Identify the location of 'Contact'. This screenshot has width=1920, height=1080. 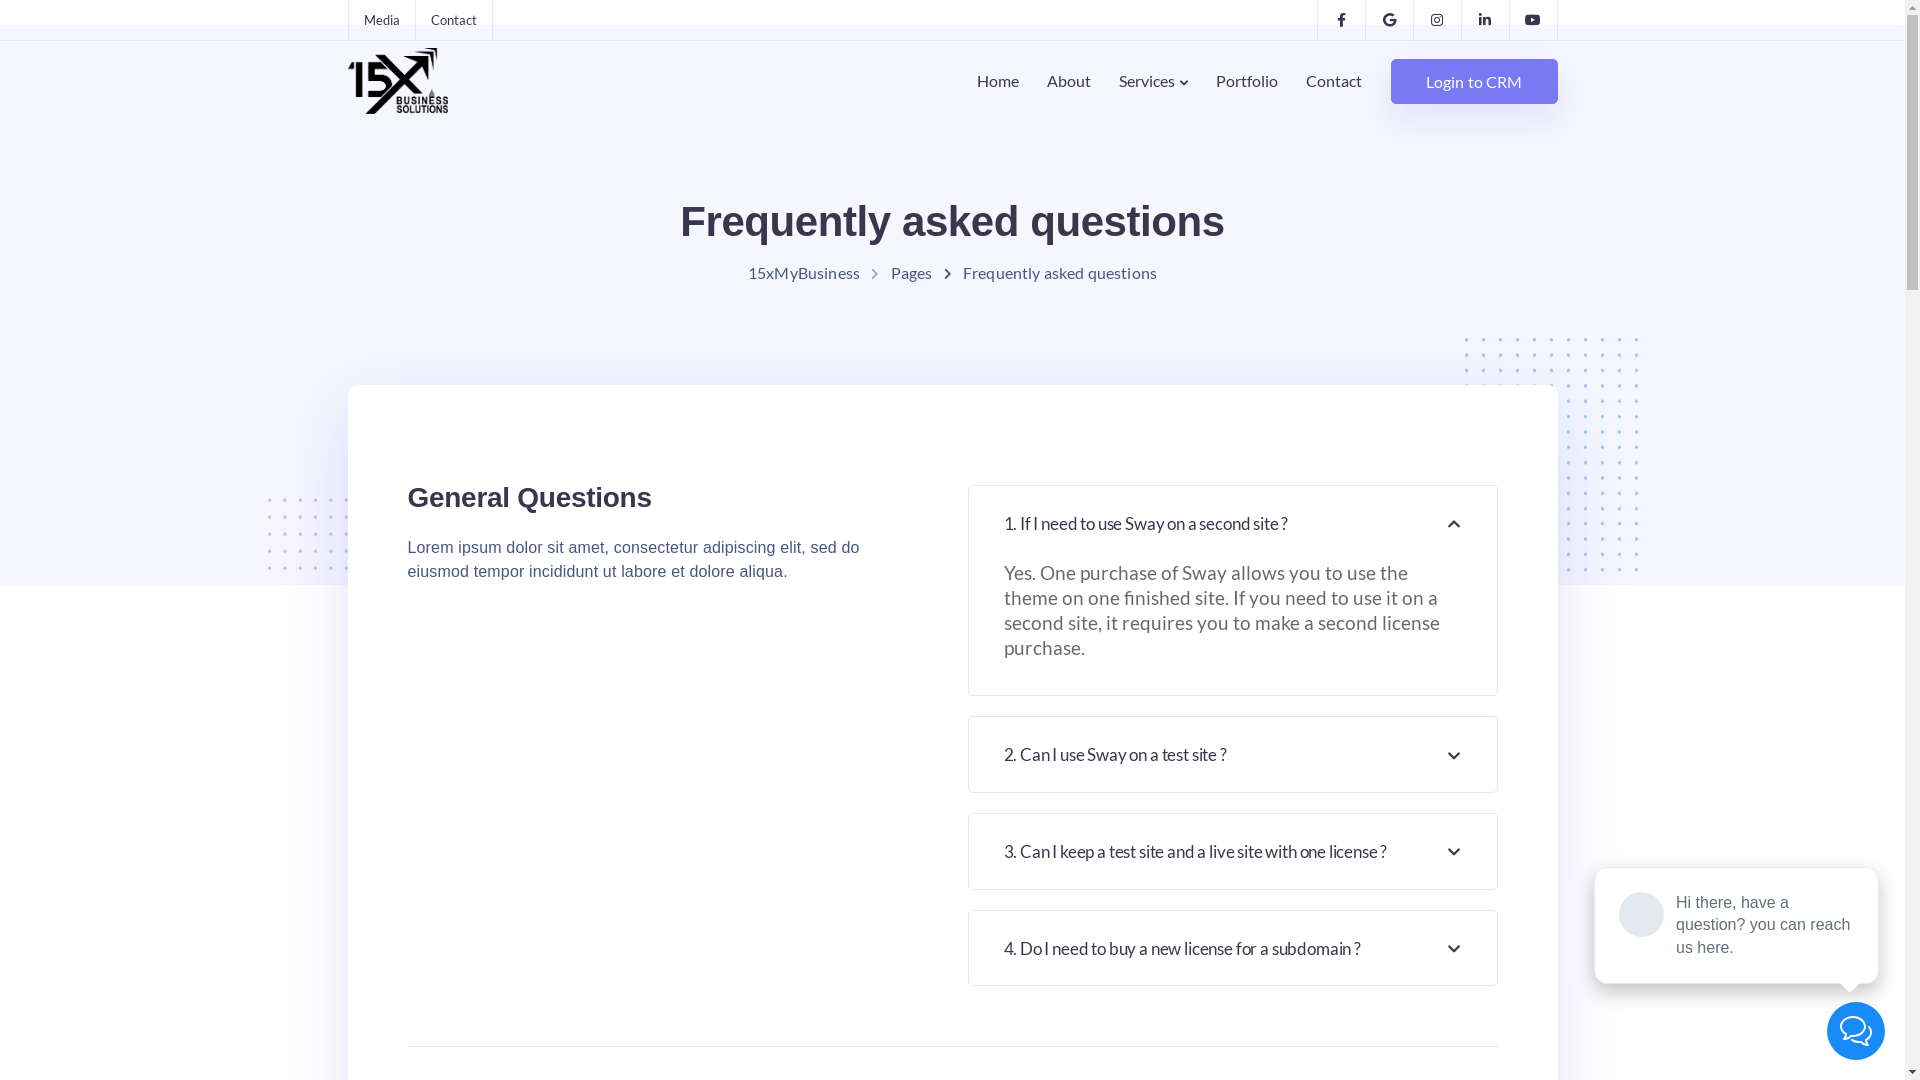
(376, 458).